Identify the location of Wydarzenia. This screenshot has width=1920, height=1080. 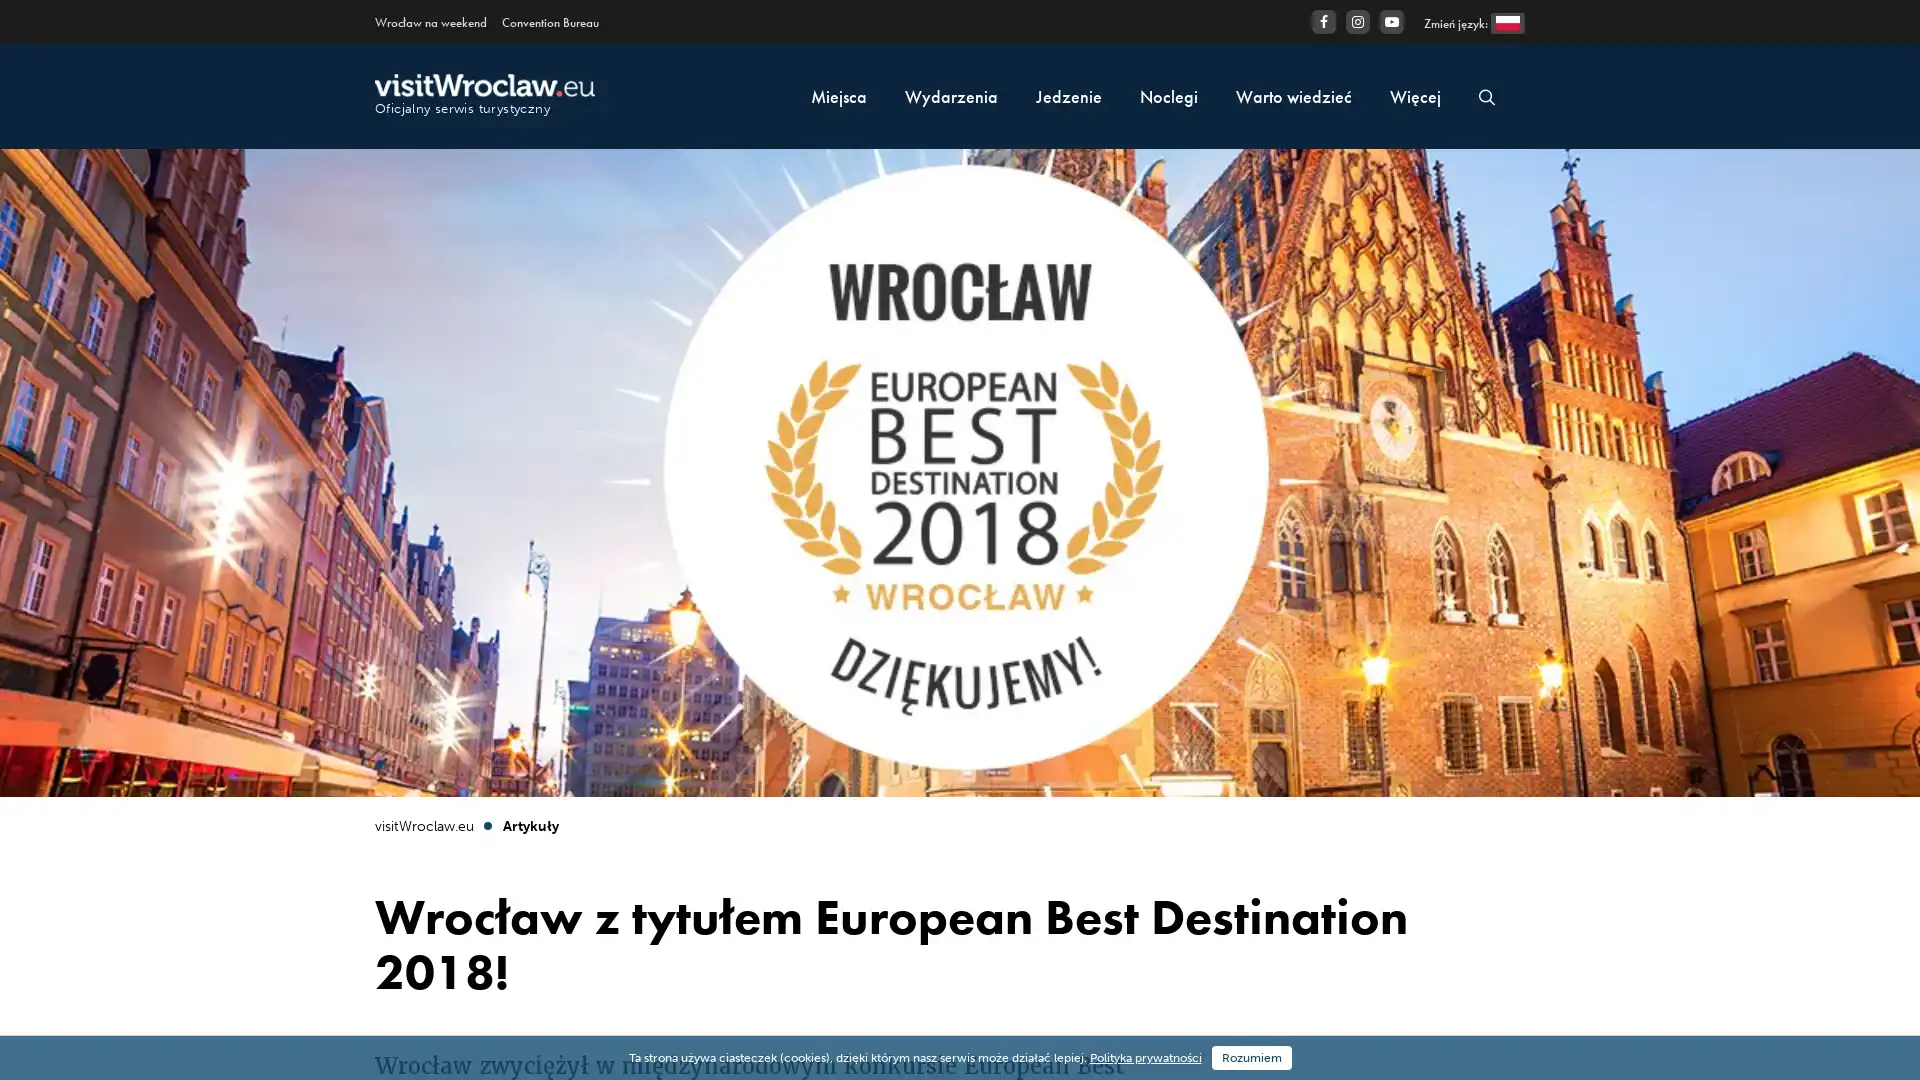
(950, 96).